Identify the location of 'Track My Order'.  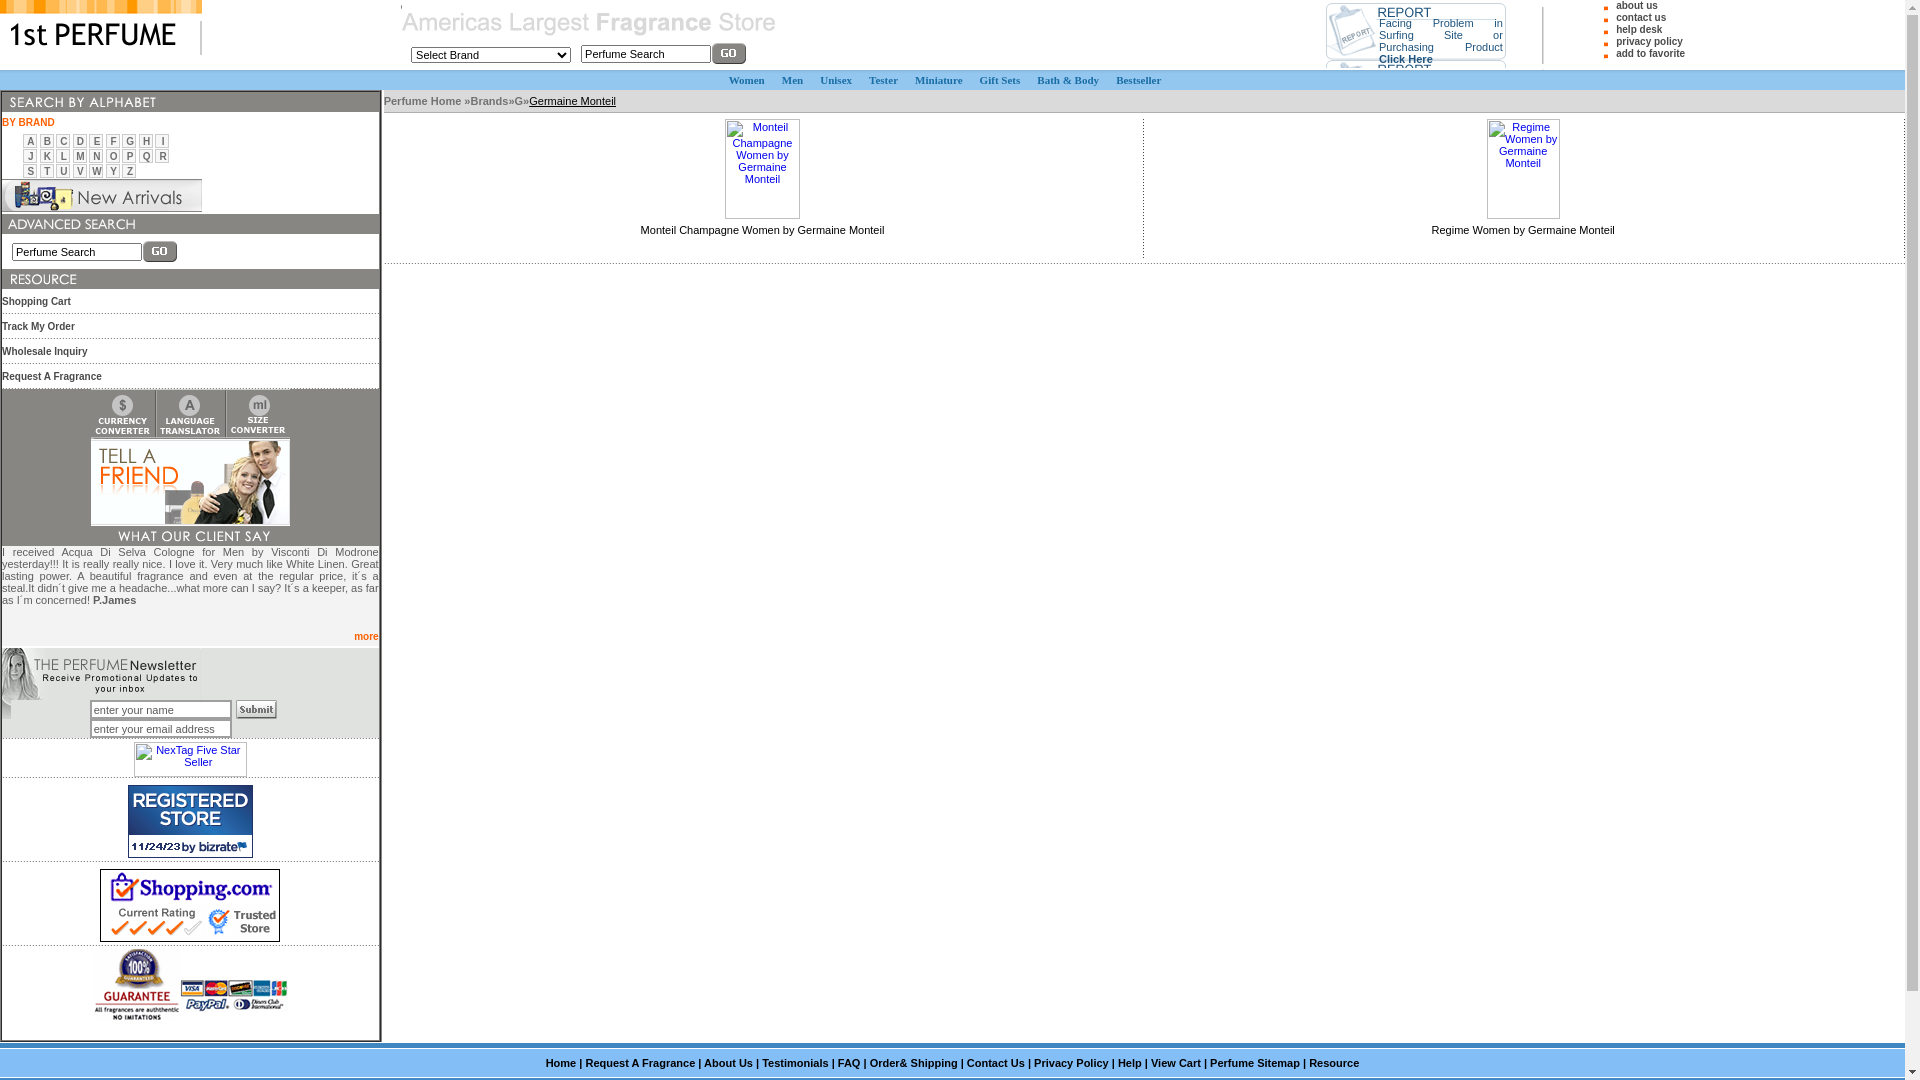
(1, 324).